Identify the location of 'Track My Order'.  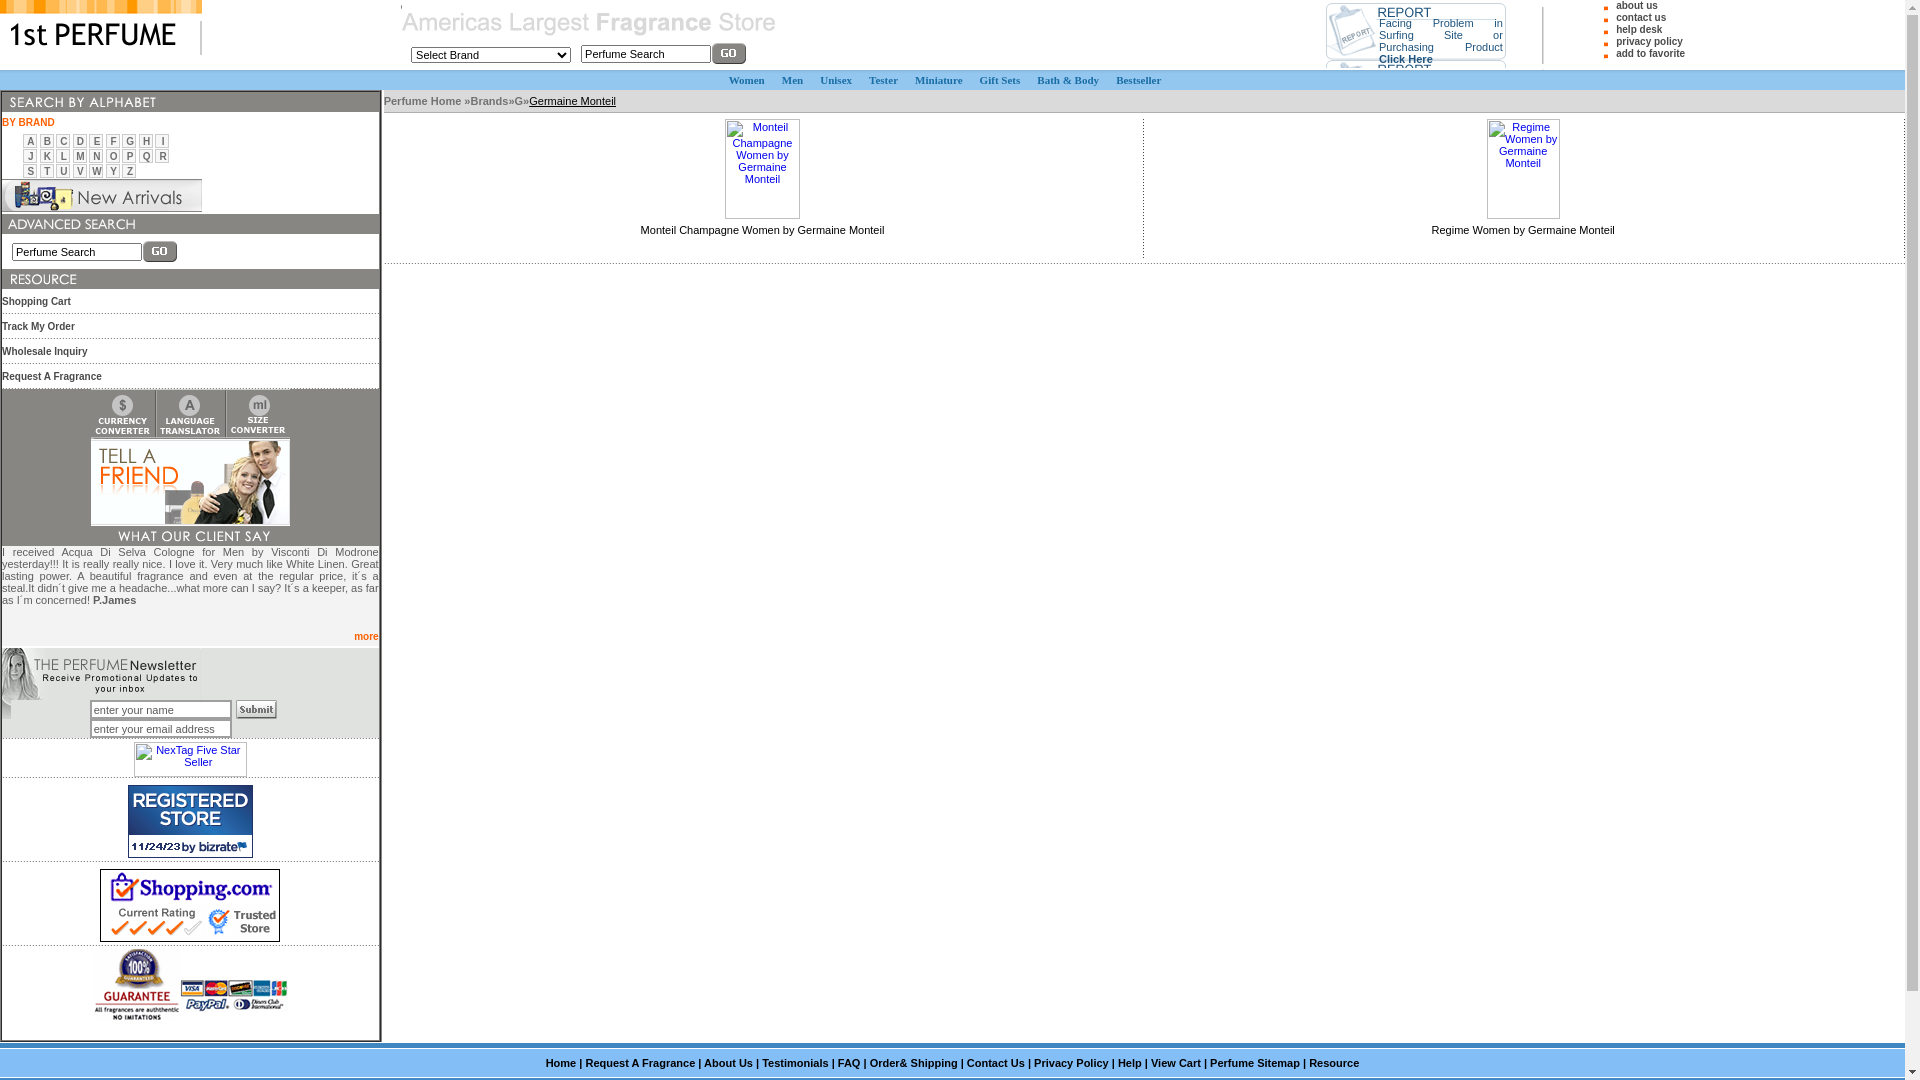
(1, 324).